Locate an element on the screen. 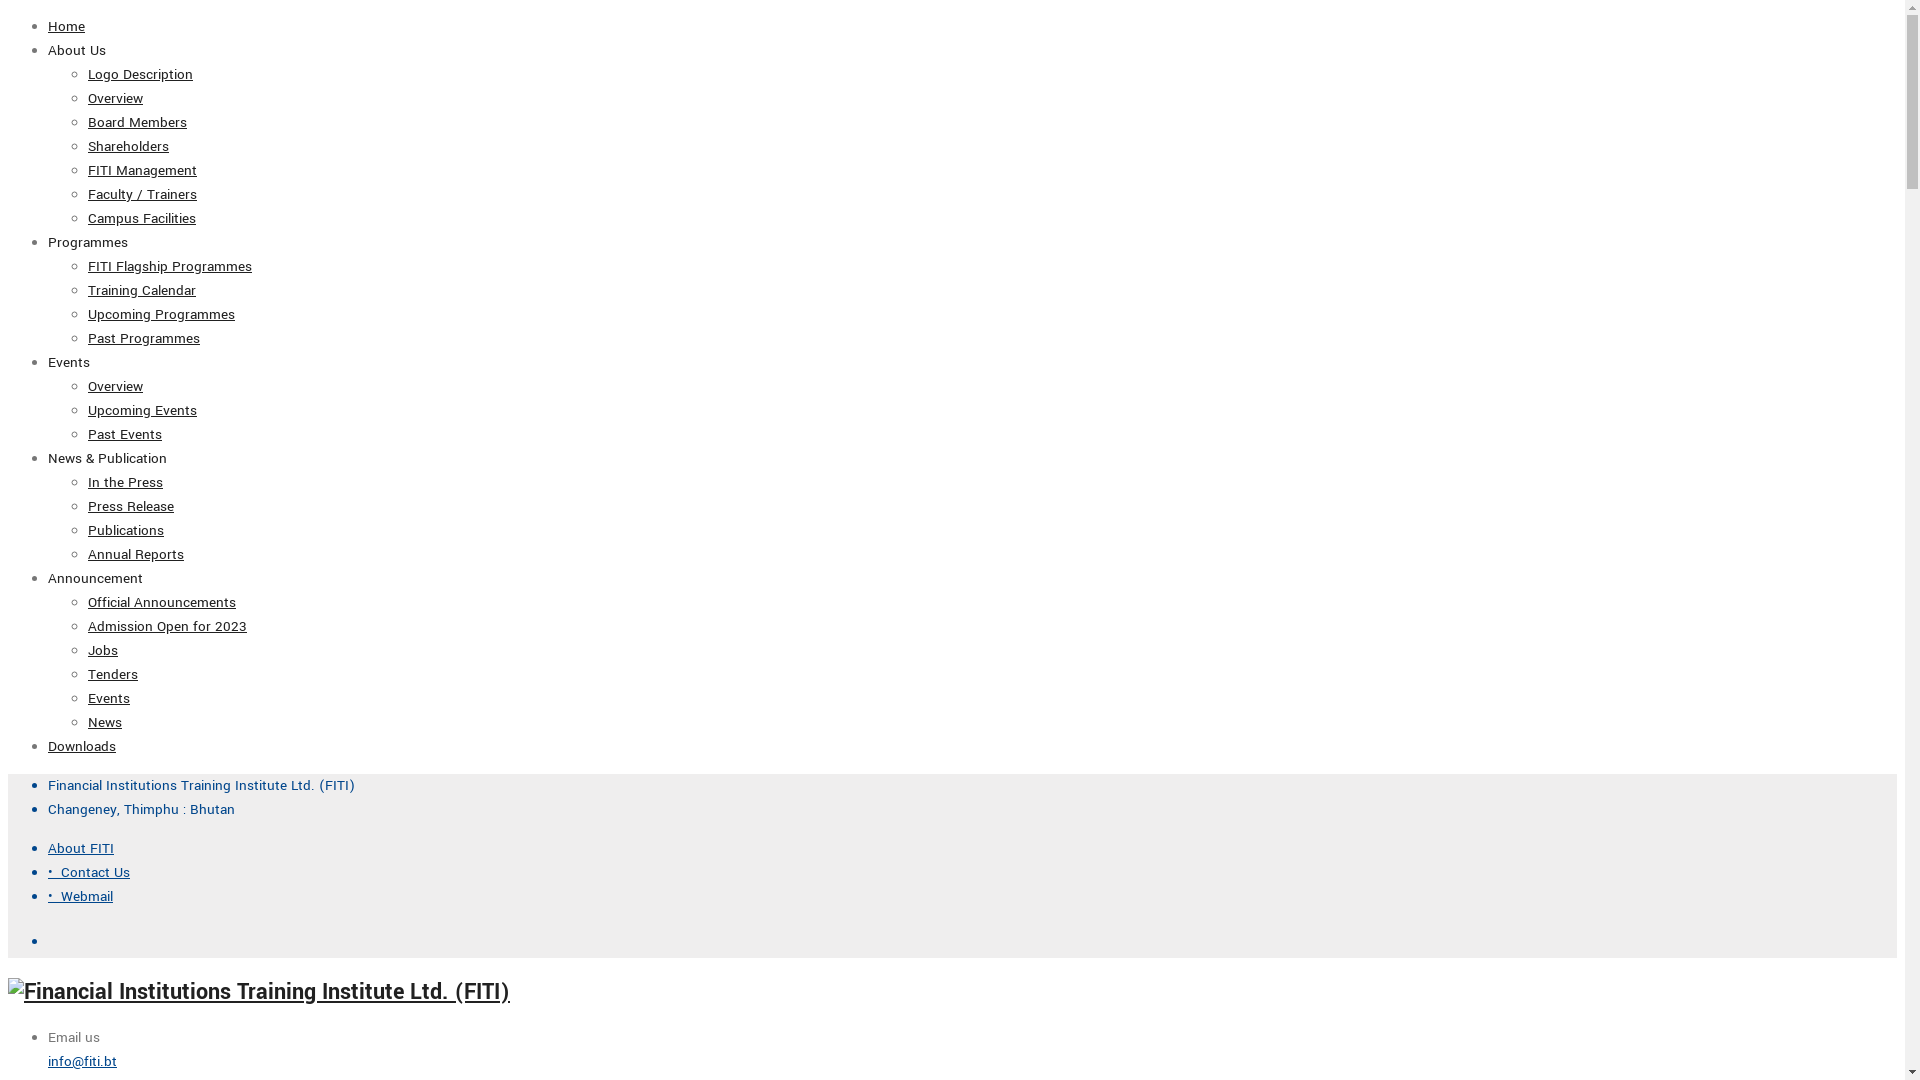 The image size is (1920, 1080). 'Official Announcements' is located at coordinates (86, 601).